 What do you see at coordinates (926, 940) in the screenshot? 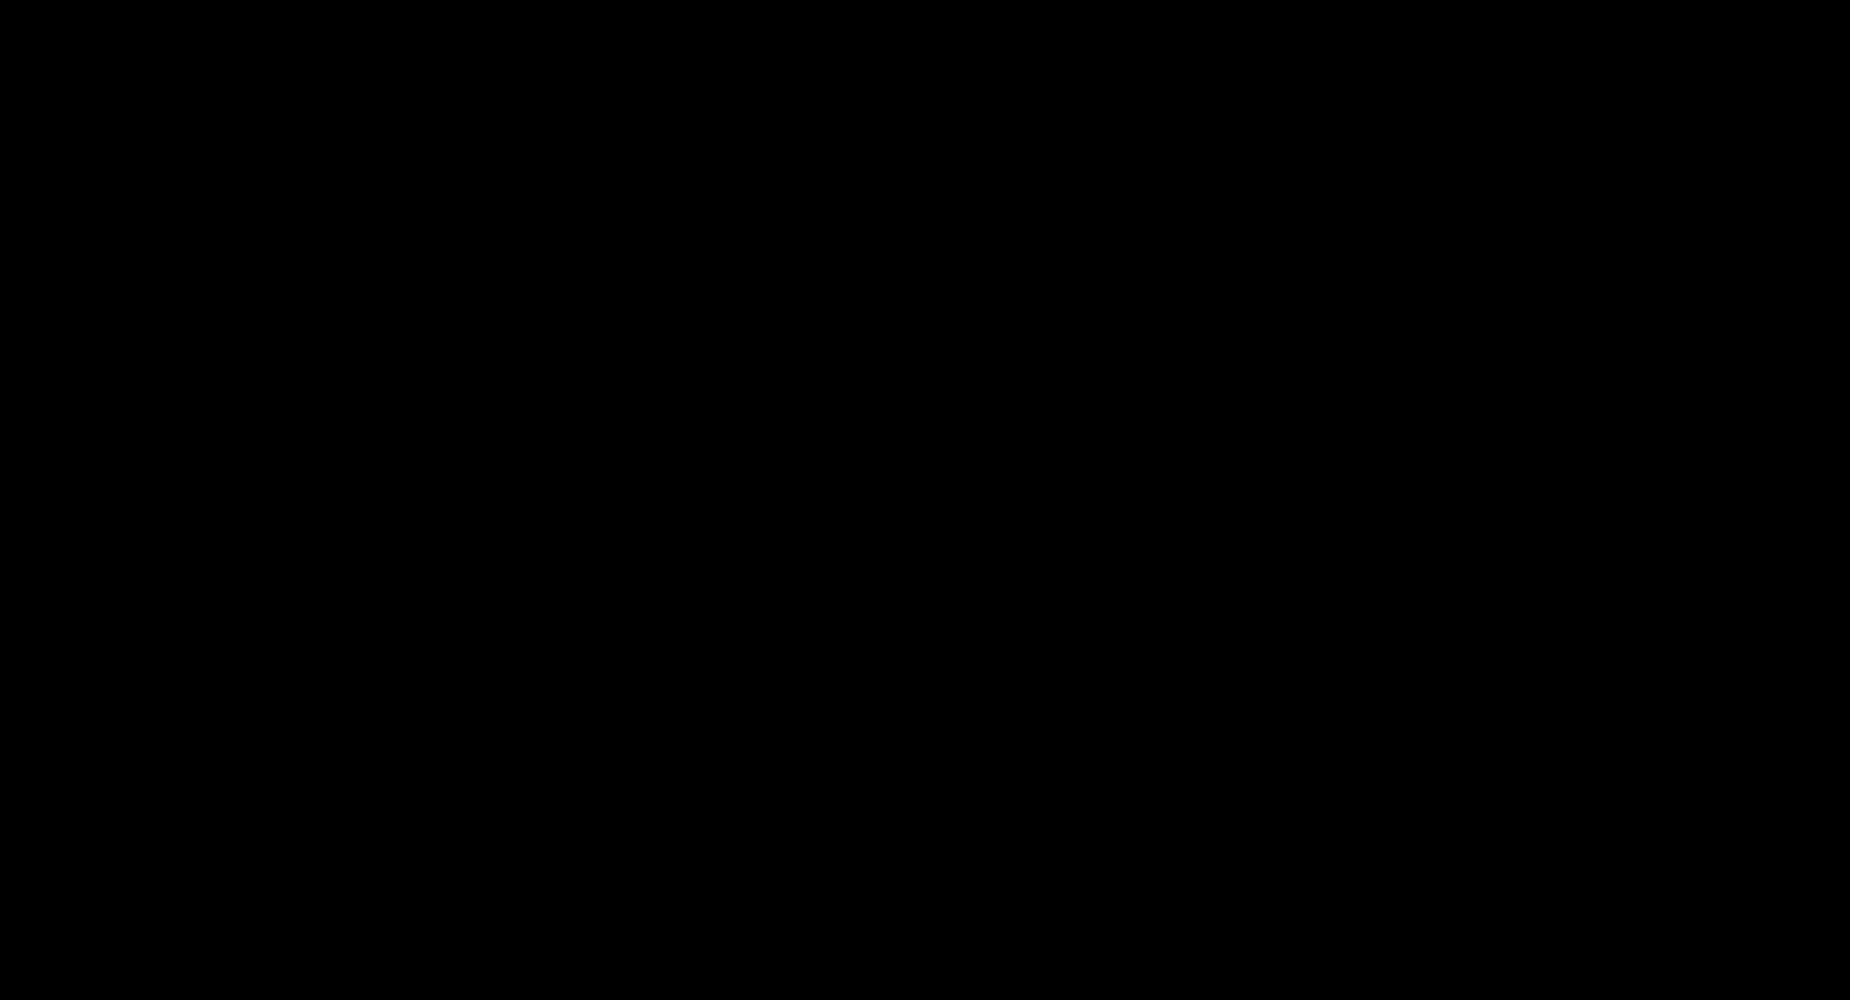
I see `'TIM, DEFENDER OF THE EARTH'` at bounding box center [926, 940].